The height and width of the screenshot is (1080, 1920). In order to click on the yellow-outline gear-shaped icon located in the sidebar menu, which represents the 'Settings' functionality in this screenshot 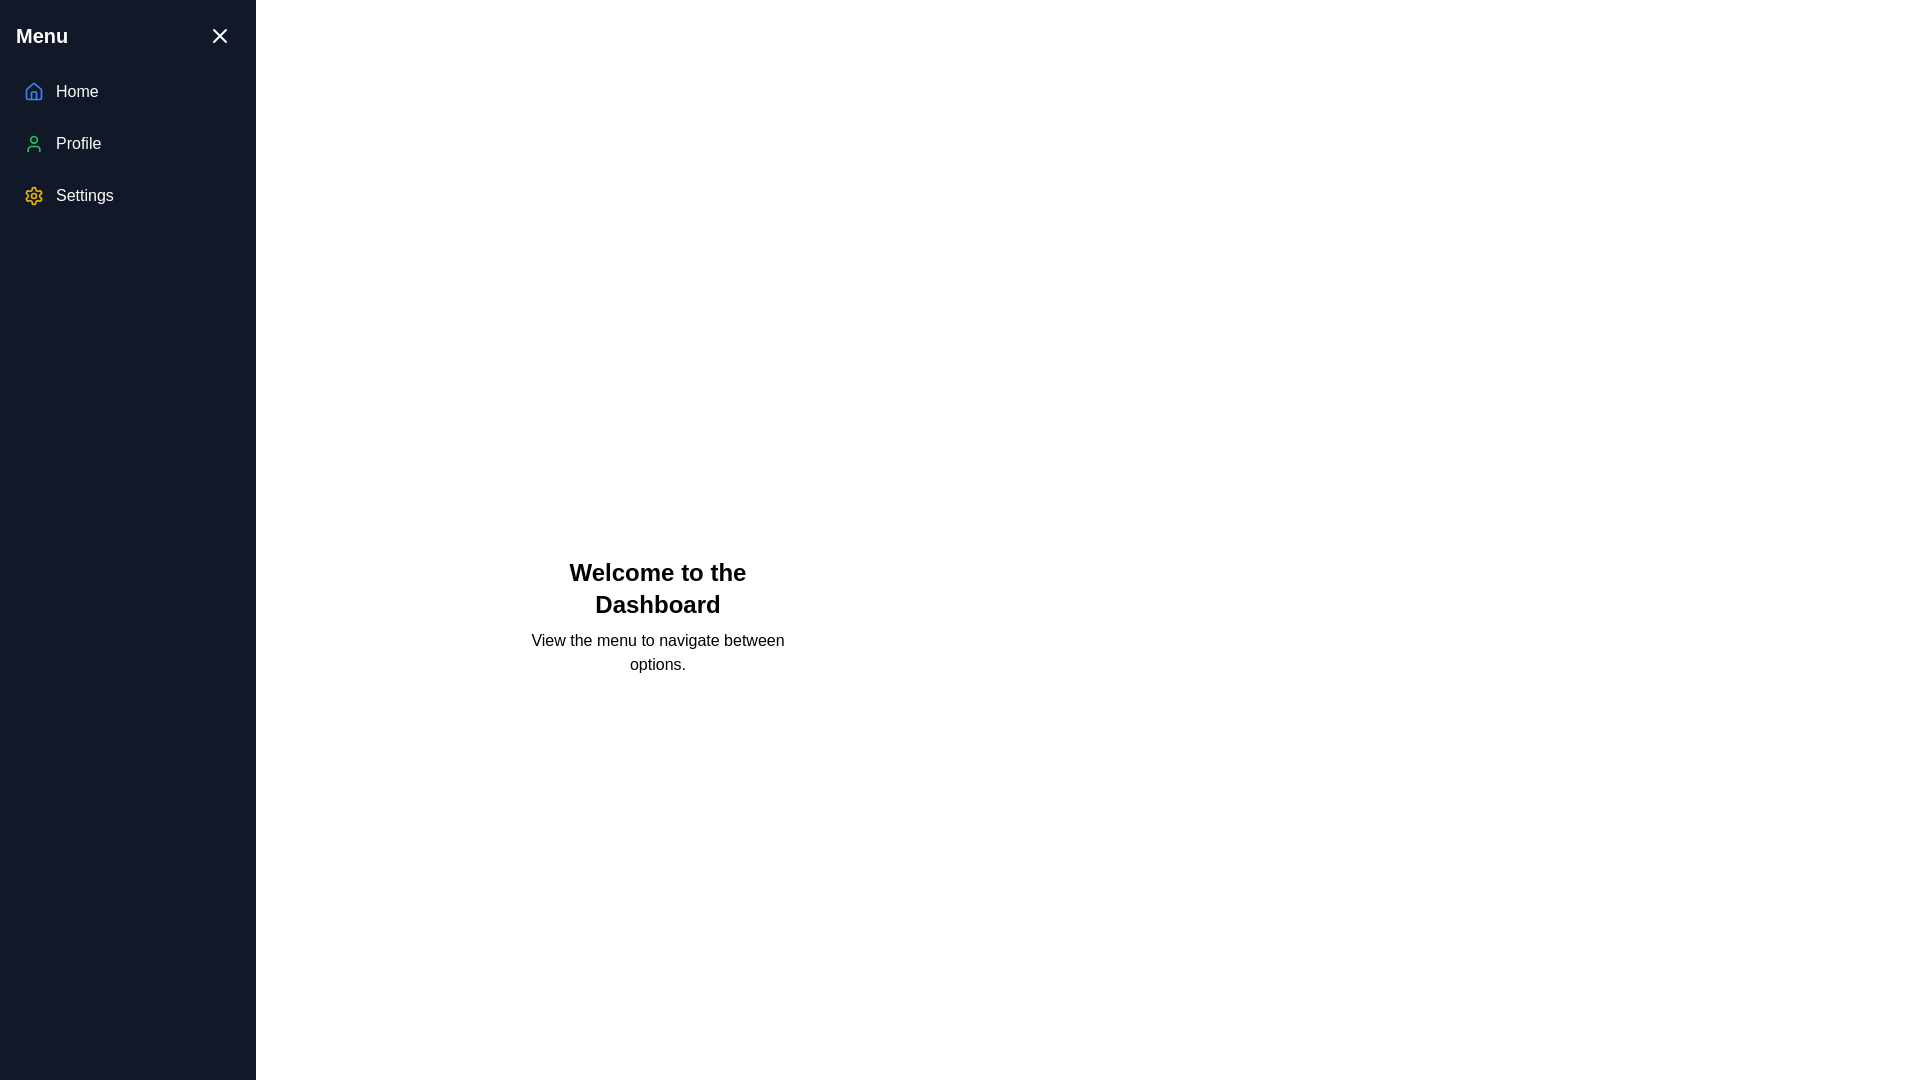, I will do `click(33, 196)`.